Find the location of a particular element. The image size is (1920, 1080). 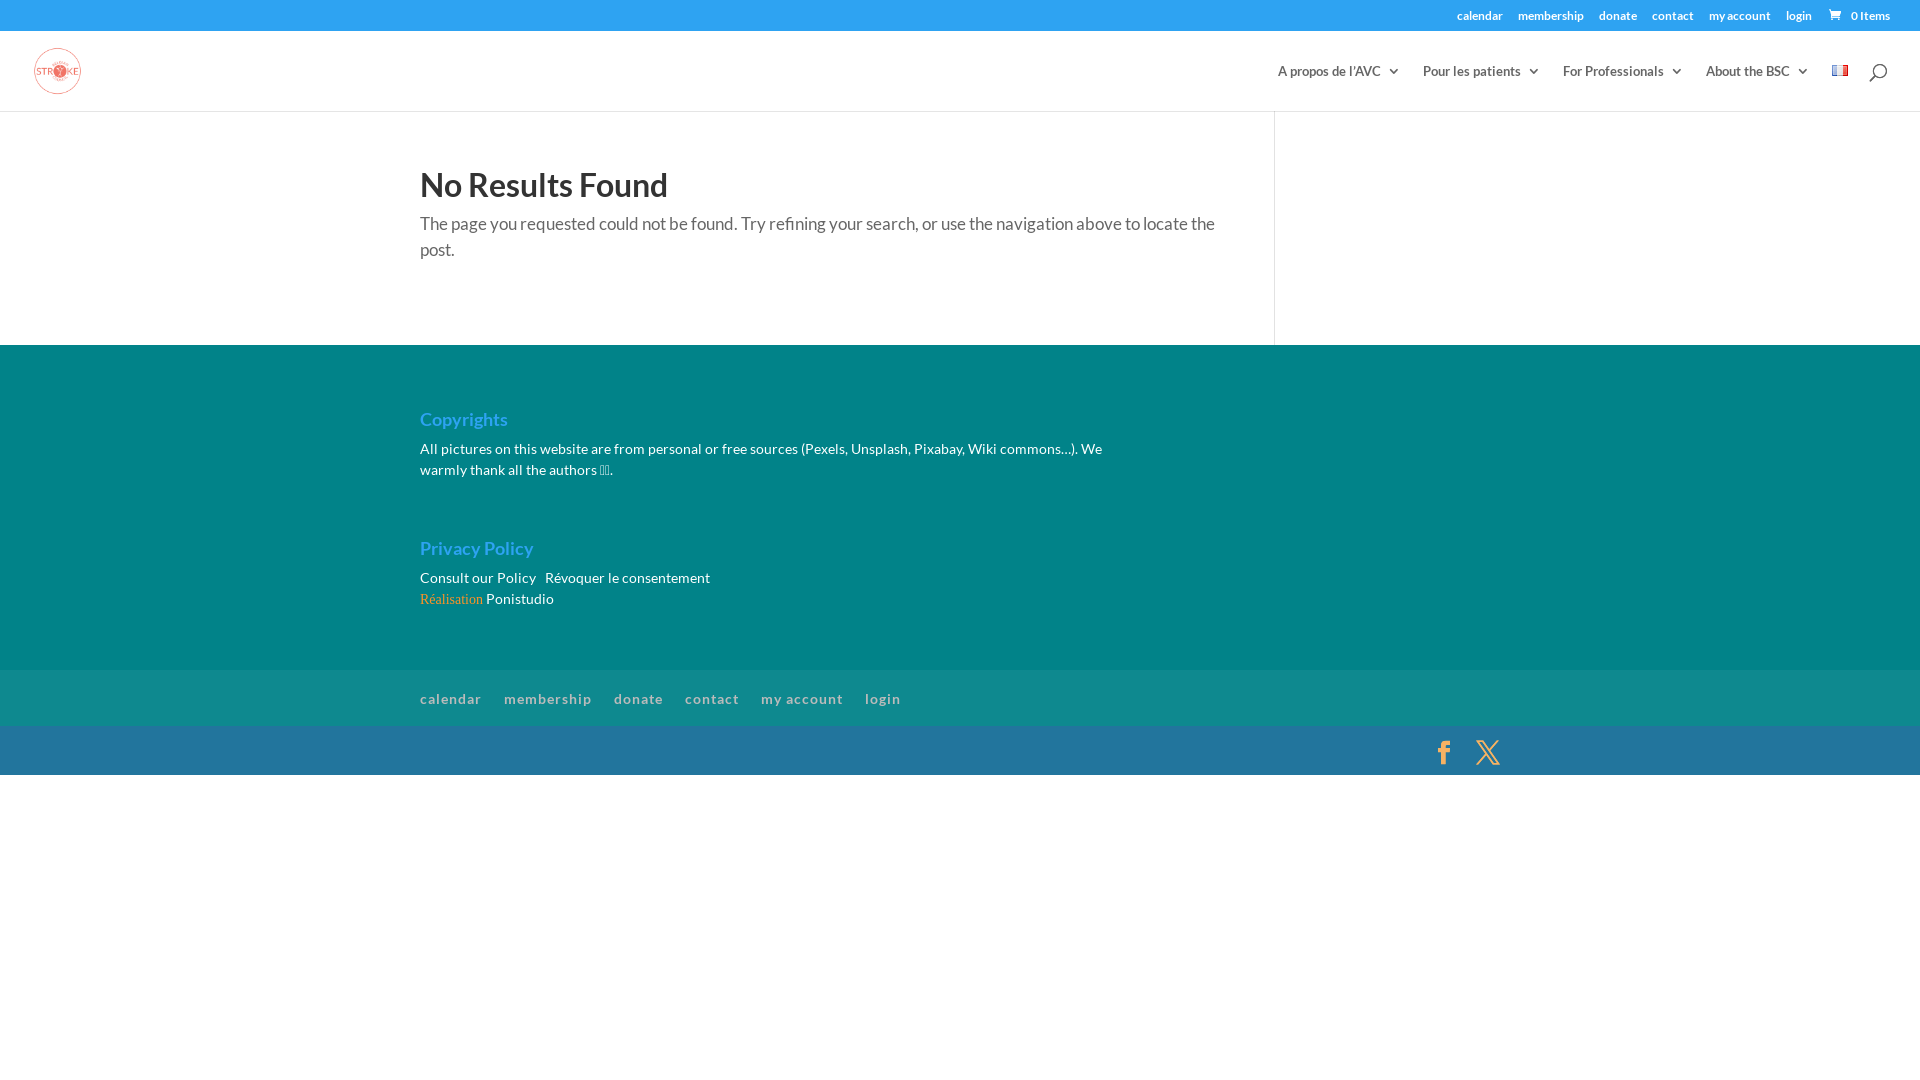

'membership' is located at coordinates (1549, 20).